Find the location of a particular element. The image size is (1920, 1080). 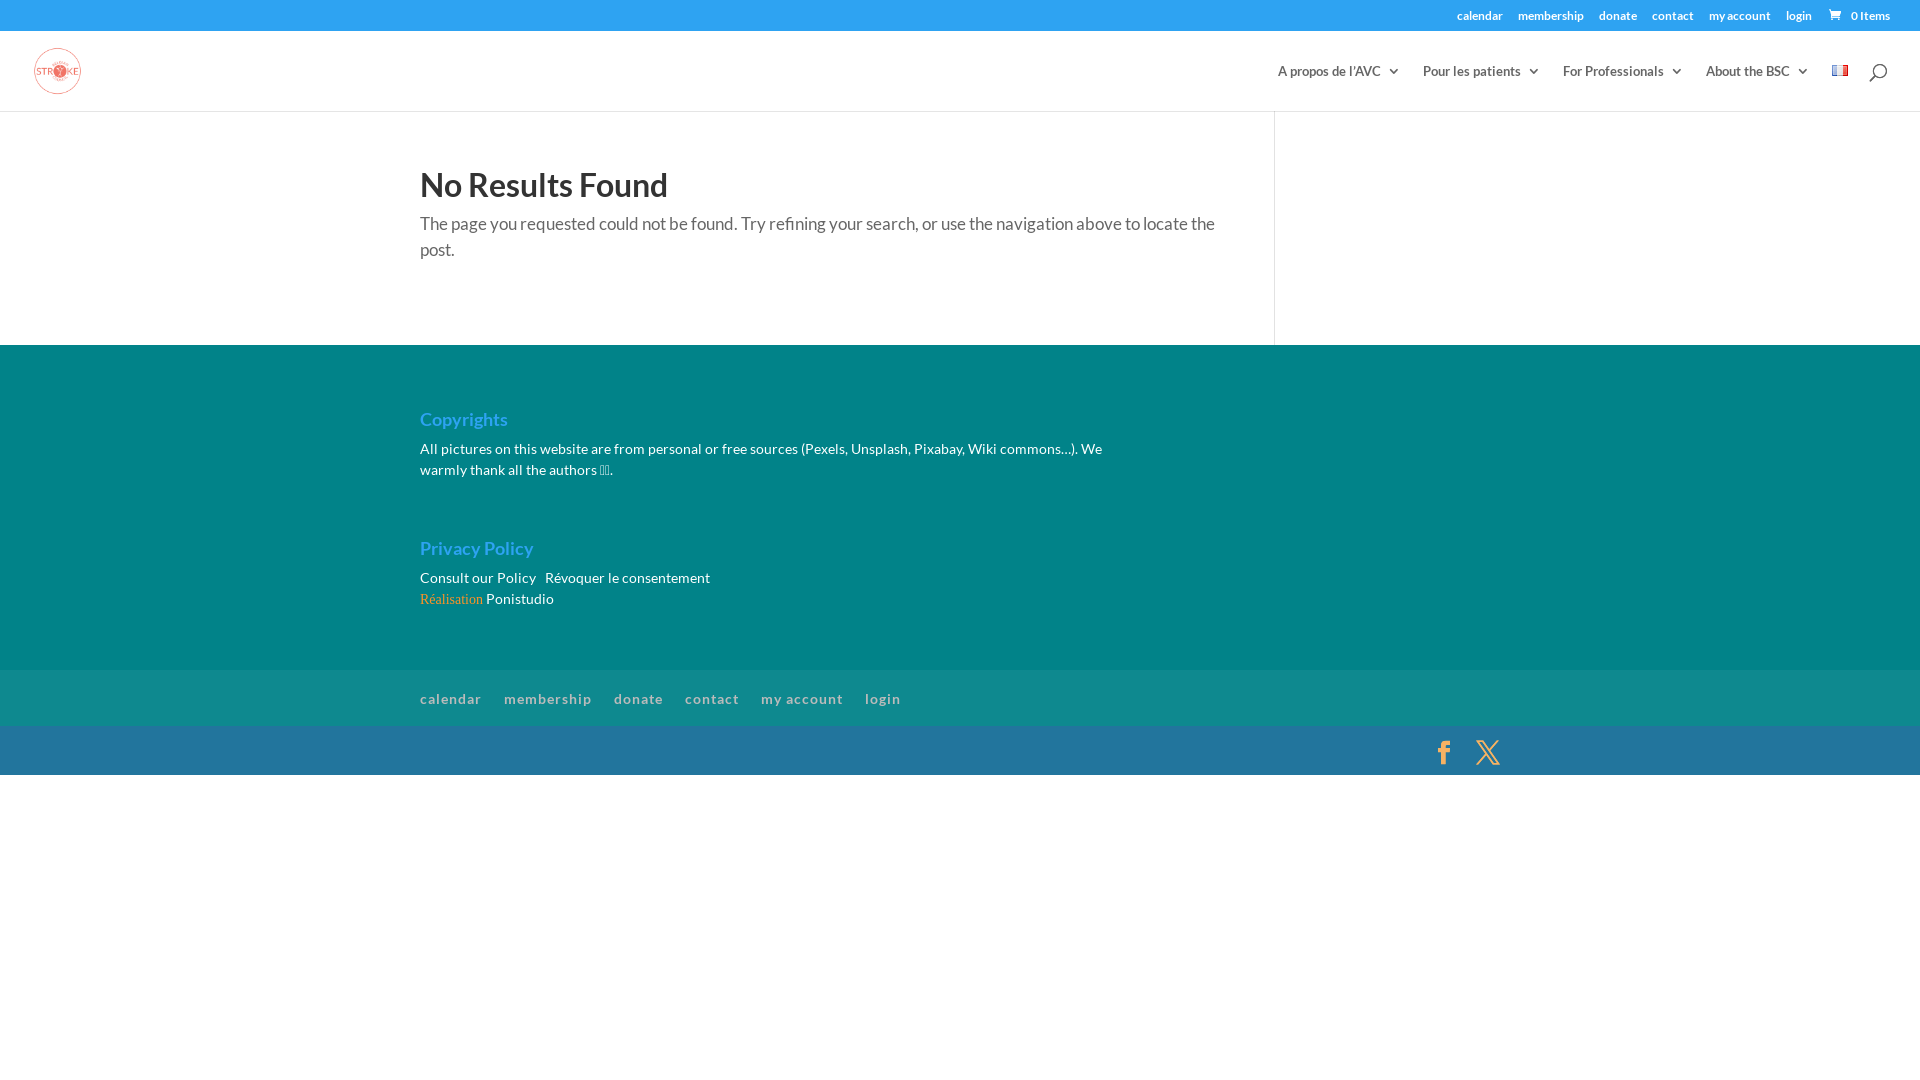

'membership' is located at coordinates (1549, 20).